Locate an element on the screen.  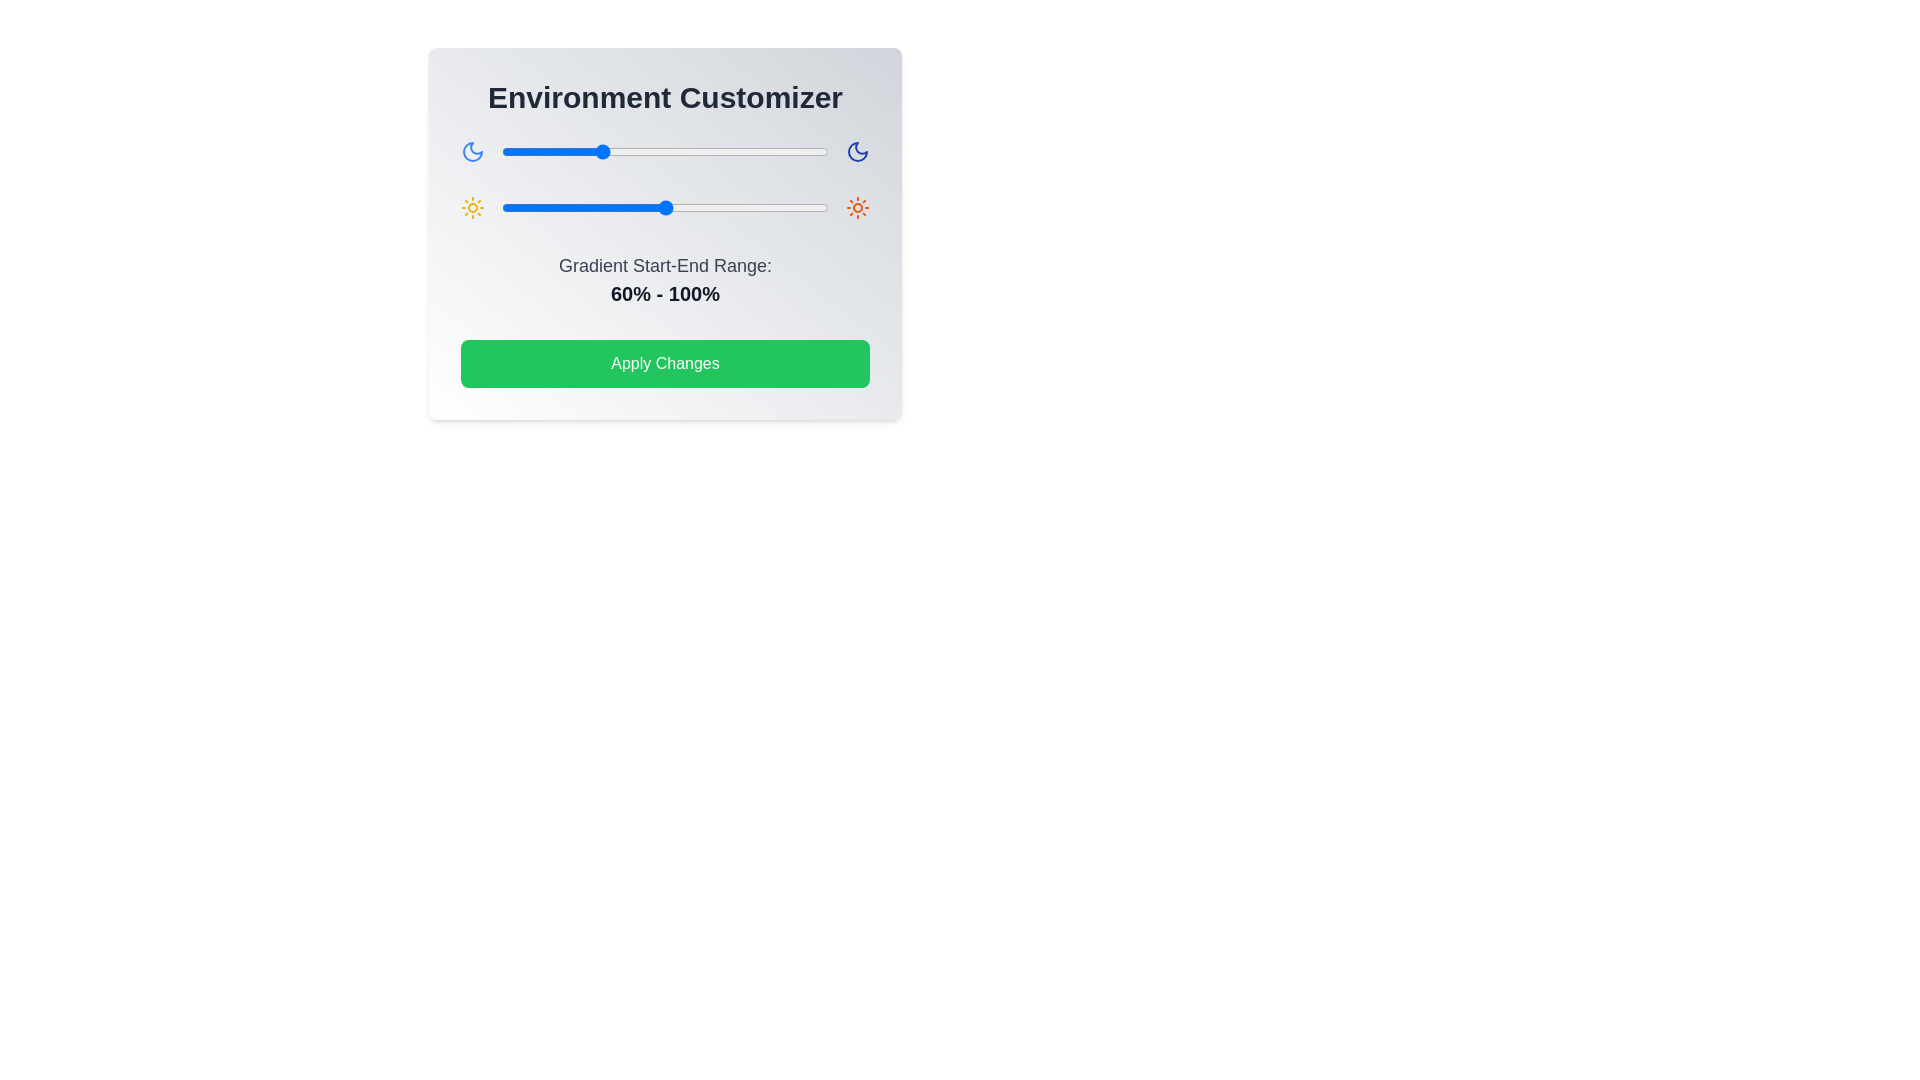
'Apply Changes' button to apply the current settings is located at coordinates (665, 363).